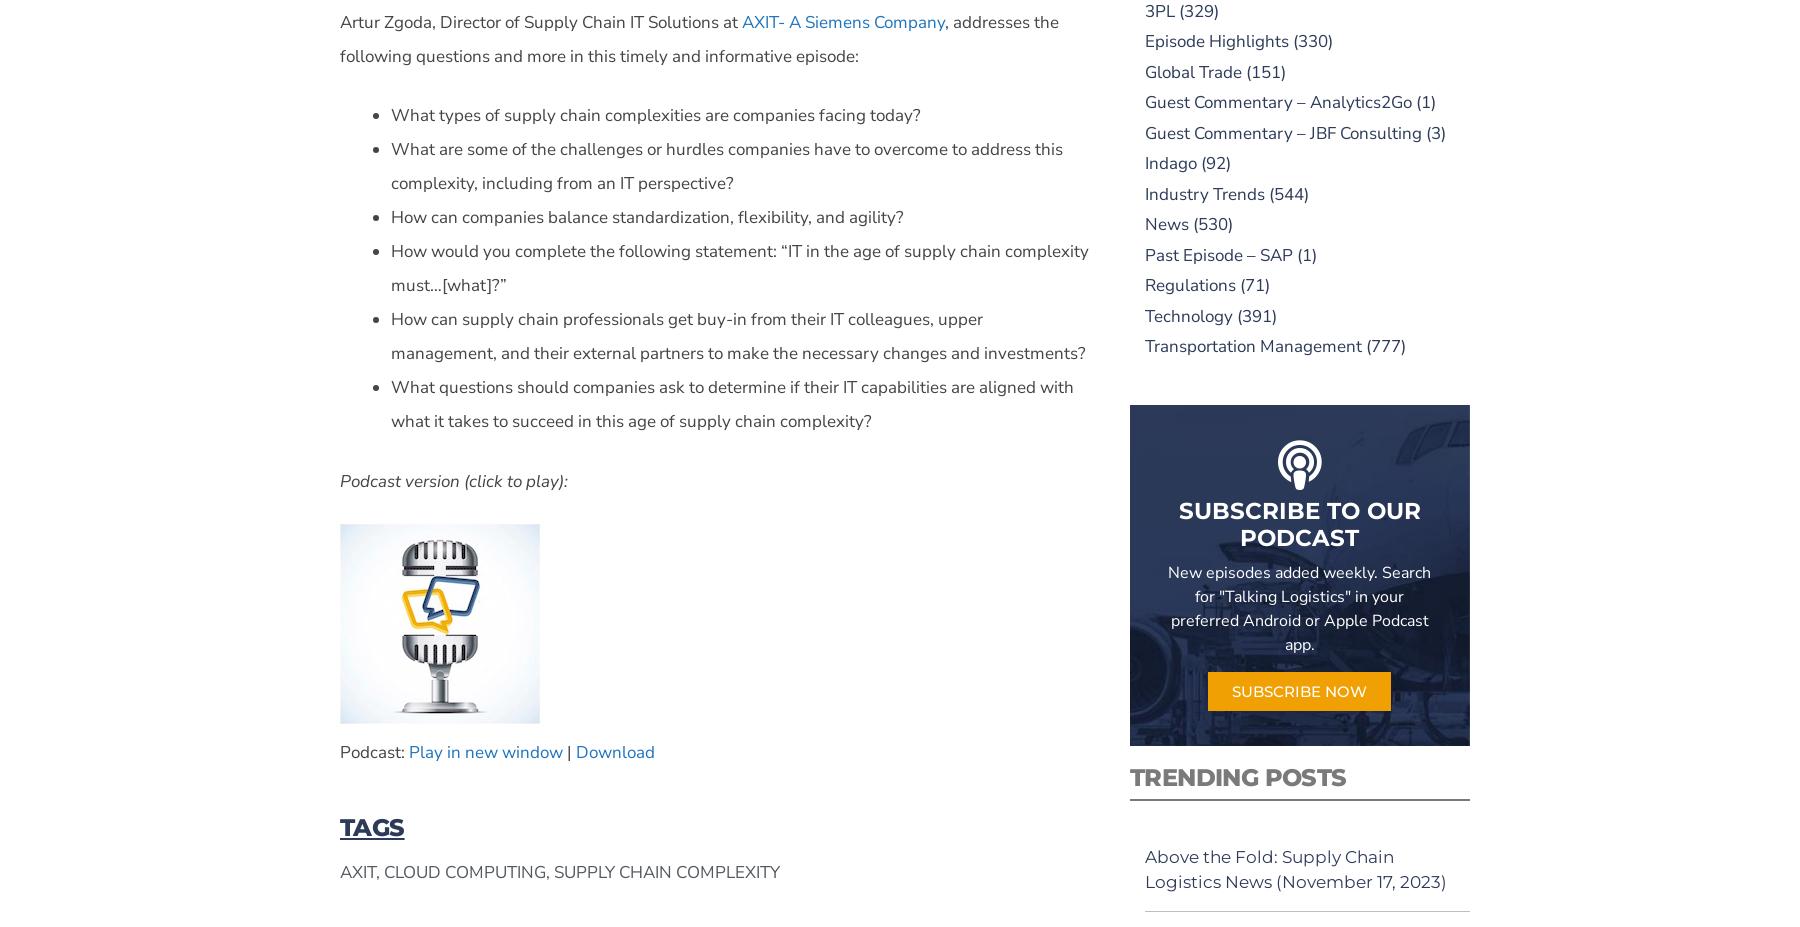  I want to click on 'TAGS', so click(340, 826).